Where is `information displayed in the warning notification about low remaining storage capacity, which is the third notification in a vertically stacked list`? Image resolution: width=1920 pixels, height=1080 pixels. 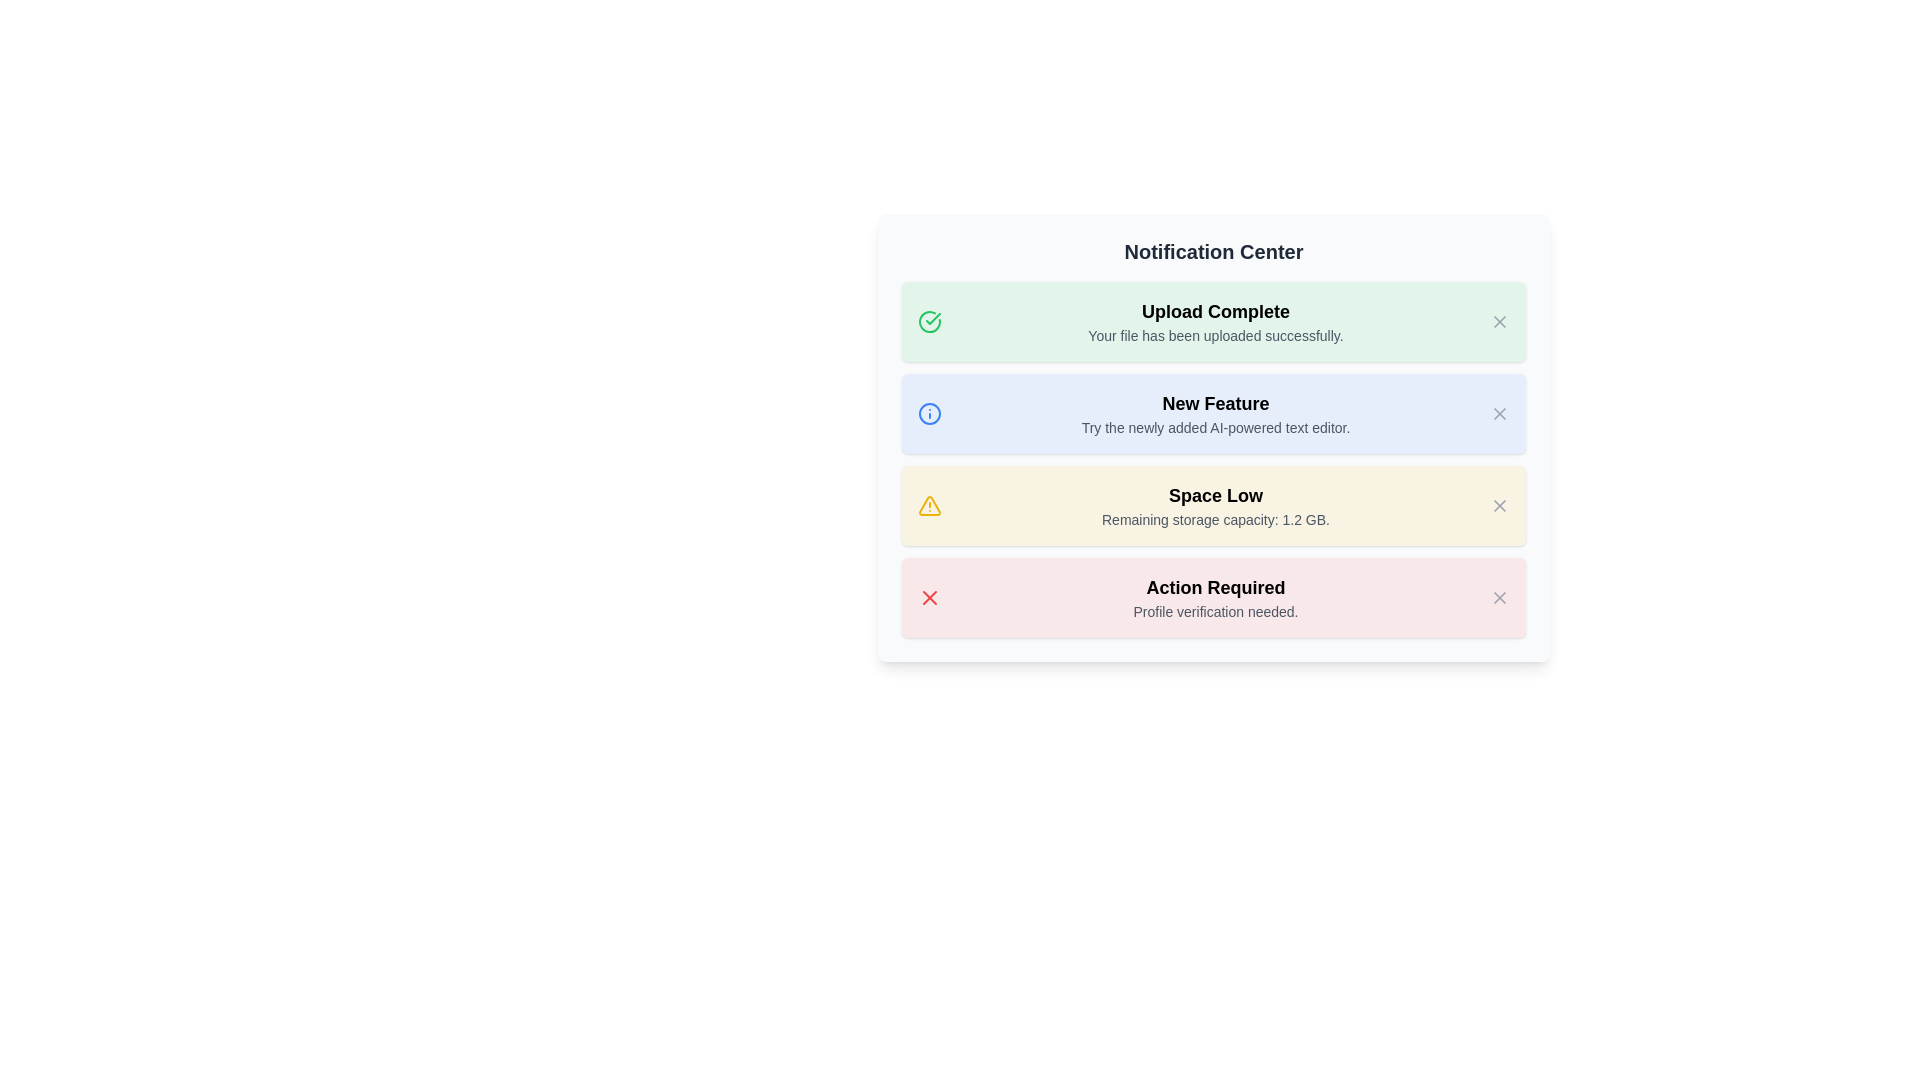 information displayed in the warning notification about low remaining storage capacity, which is the third notification in a vertically stacked list is located at coordinates (1213, 504).